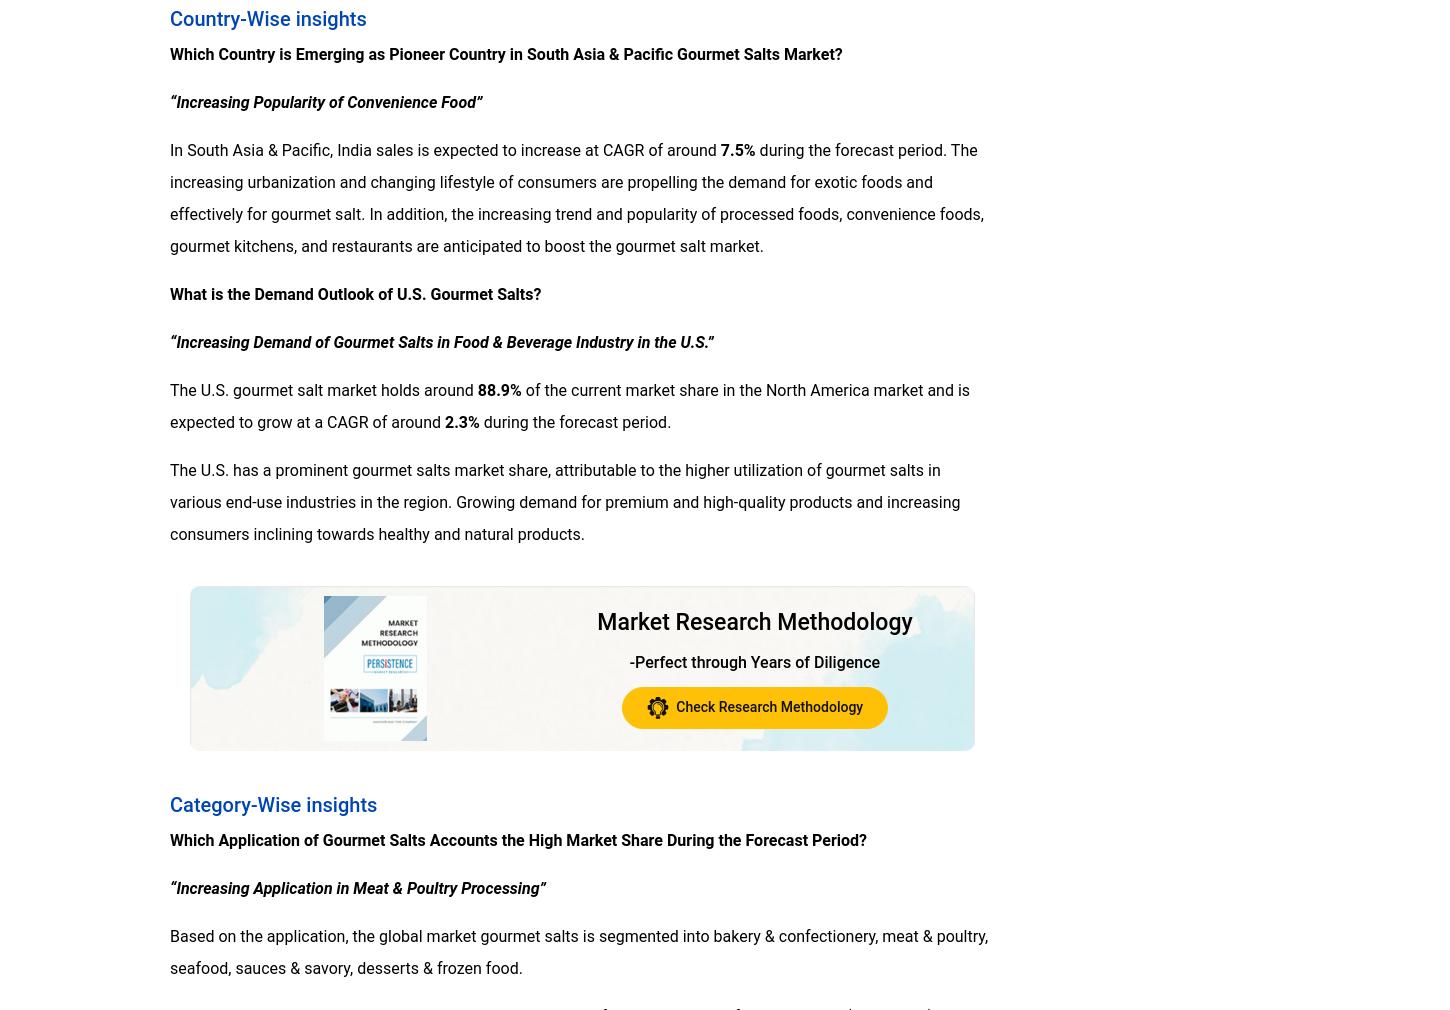  I want to click on 'during the forecast period. The increasing urbanization and changing lifestyle of consumers are propelling the demand for exotic foods and effectively for gourmet salt. In addition, the increasing trend and popularity of processed foods, convenience foods, gourmet kitchens, and restaurants are anticipated to boost the gourmet salt market.', so click(576, 196).